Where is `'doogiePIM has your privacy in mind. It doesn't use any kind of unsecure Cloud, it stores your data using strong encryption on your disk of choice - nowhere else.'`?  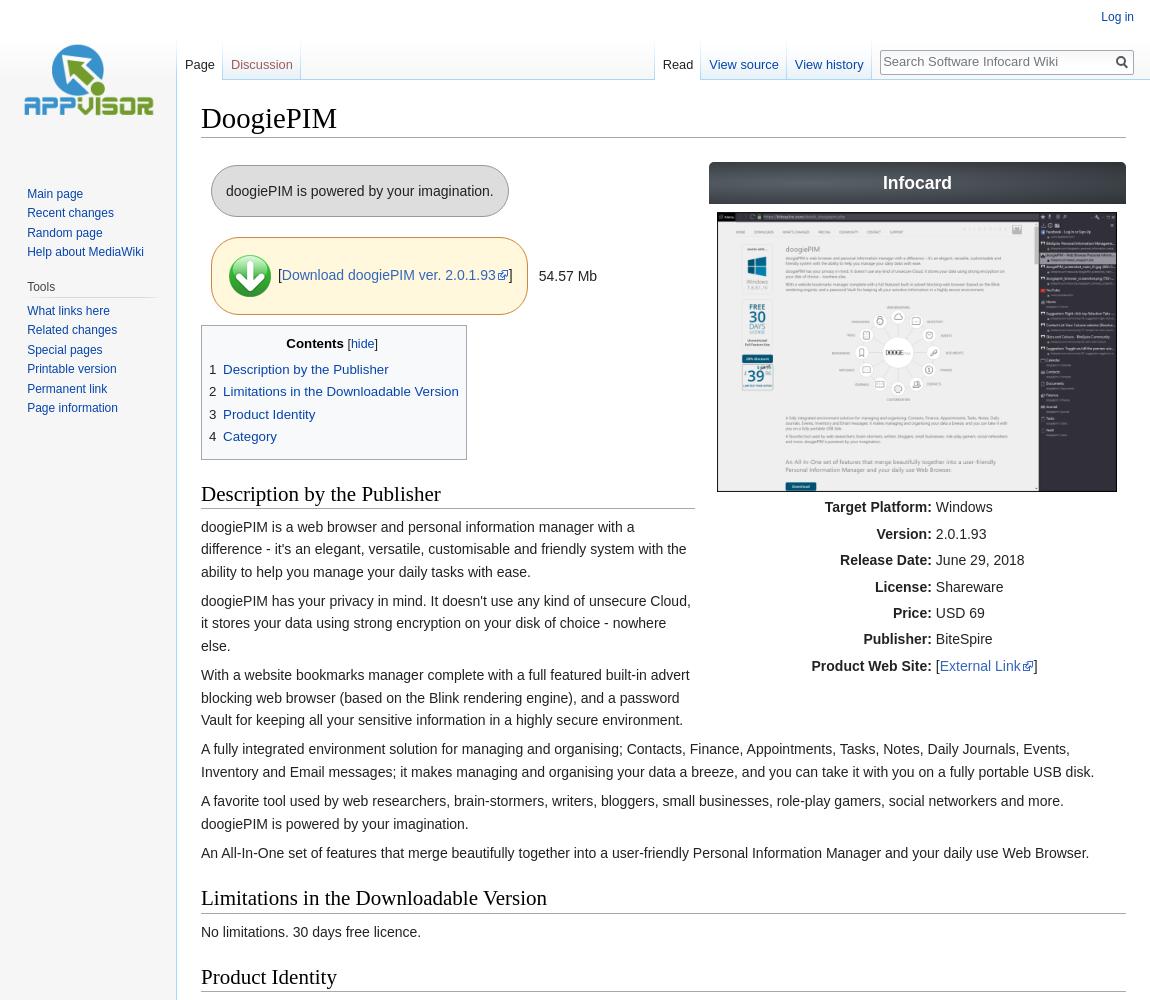 'doogiePIM has your privacy in mind. It doesn't use any kind of unsecure Cloud, it stores your data using strong encryption on your disk of choice - nowhere else.' is located at coordinates (200, 622).